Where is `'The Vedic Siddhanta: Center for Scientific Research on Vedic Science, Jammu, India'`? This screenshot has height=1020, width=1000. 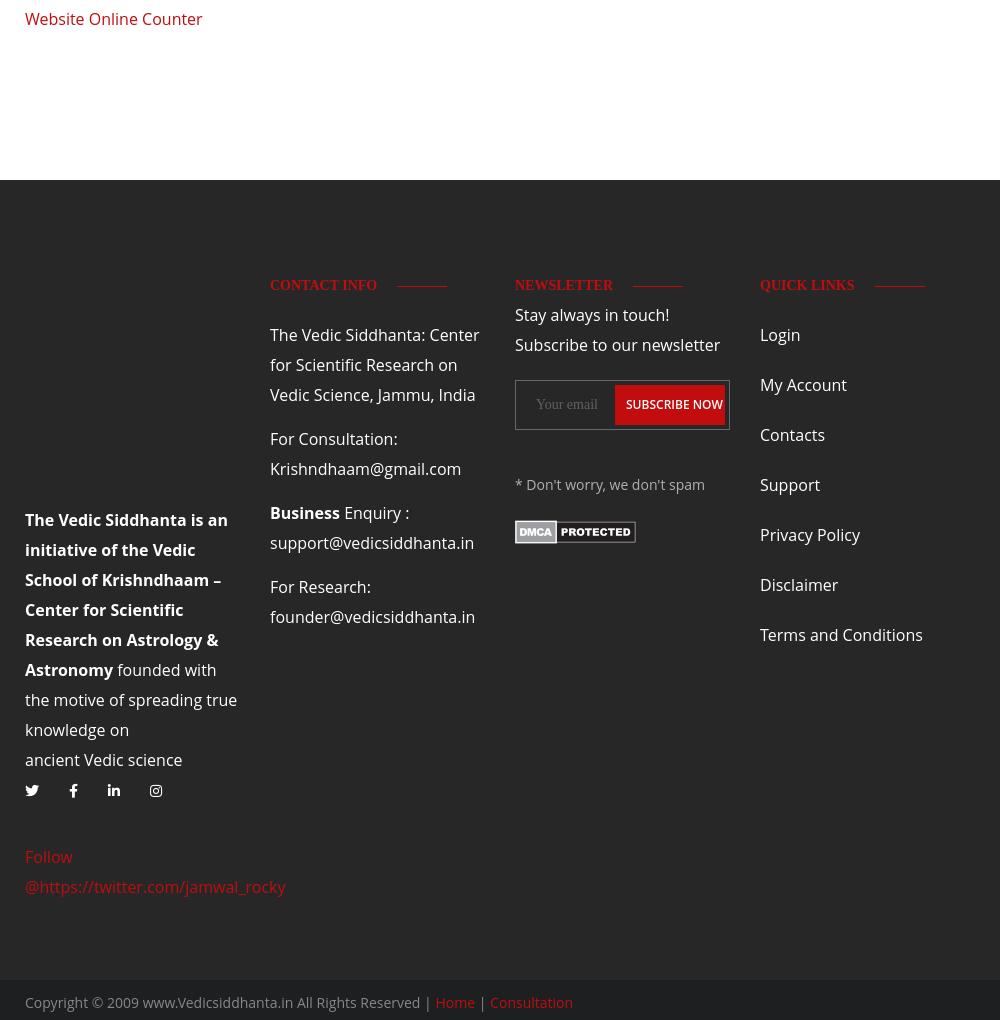
'The Vedic Siddhanta: Center for Scientific Research on Vedic Science, Jammu, India' is located at coordinates (270, 363).